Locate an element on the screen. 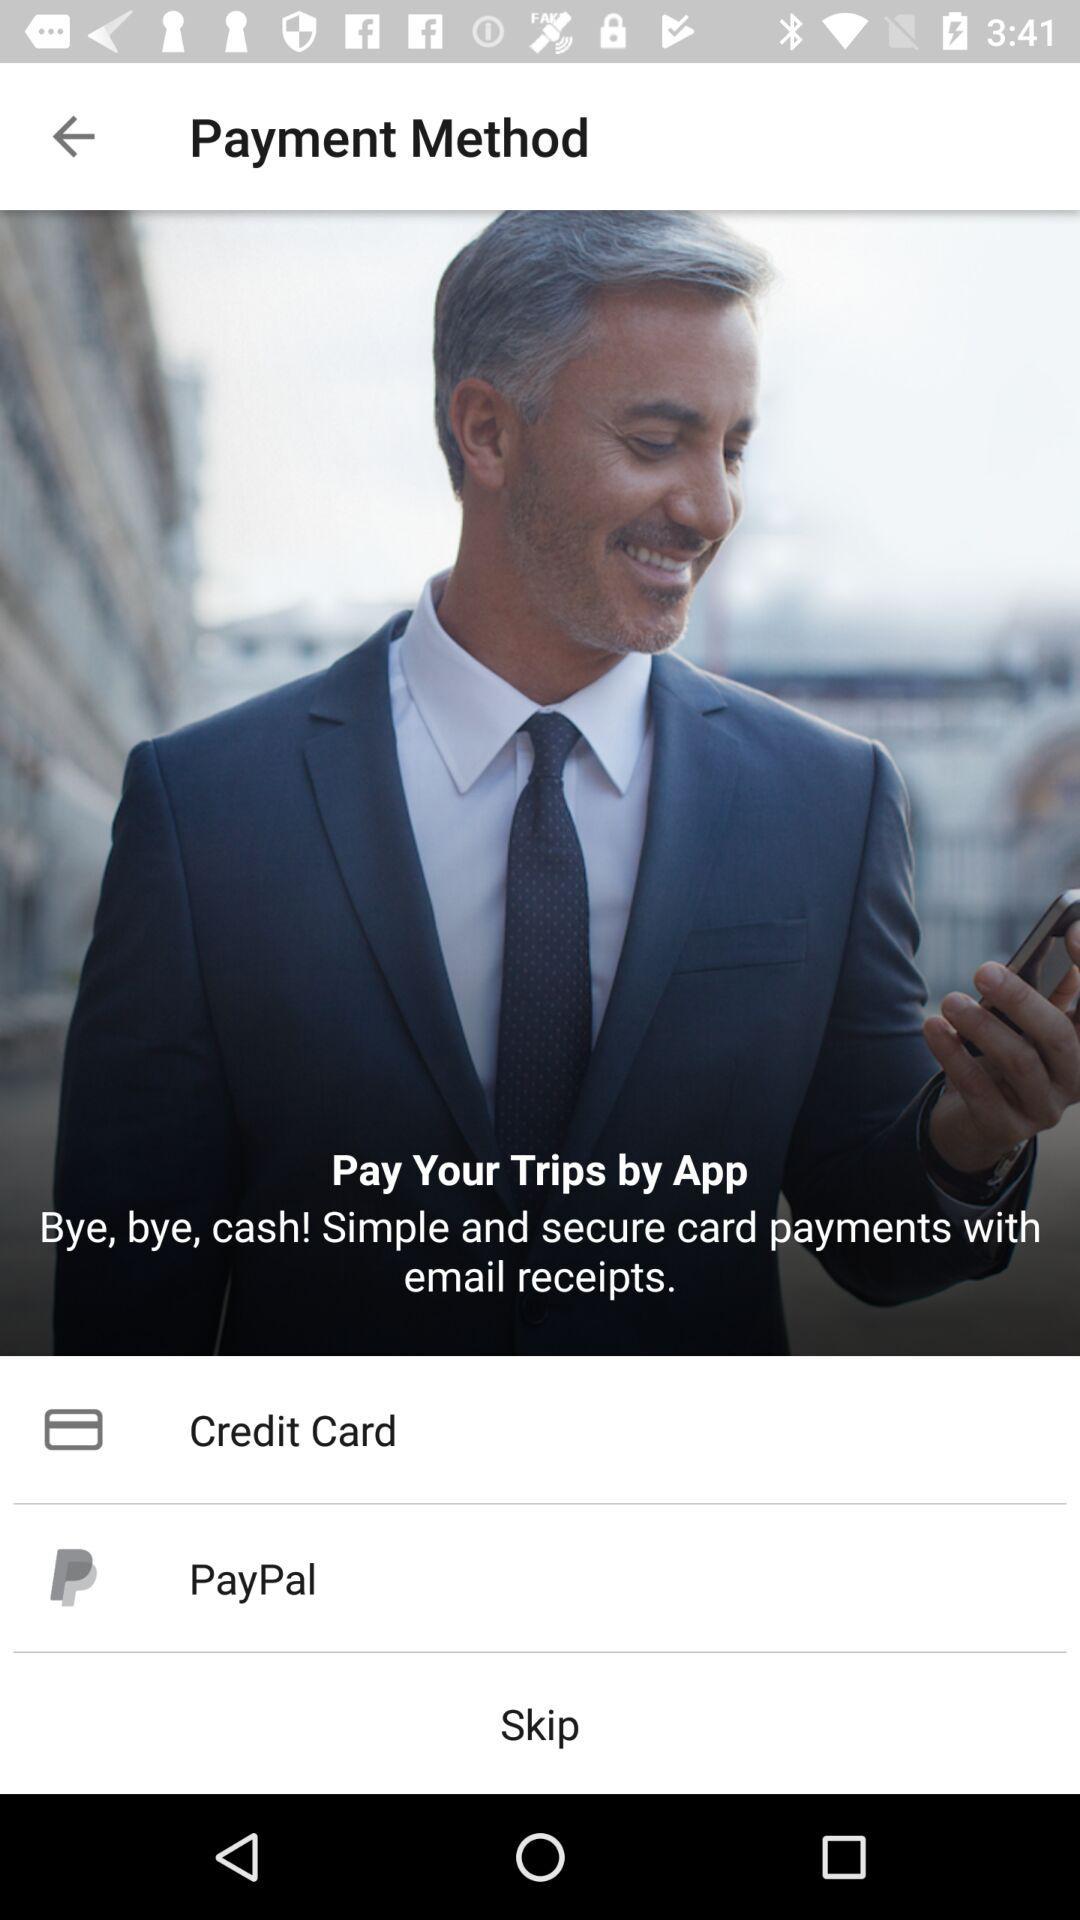 The width and height of the screenshot is (1080, 1920). item to the left of the payment method icon is located at coordinates (72, 135).